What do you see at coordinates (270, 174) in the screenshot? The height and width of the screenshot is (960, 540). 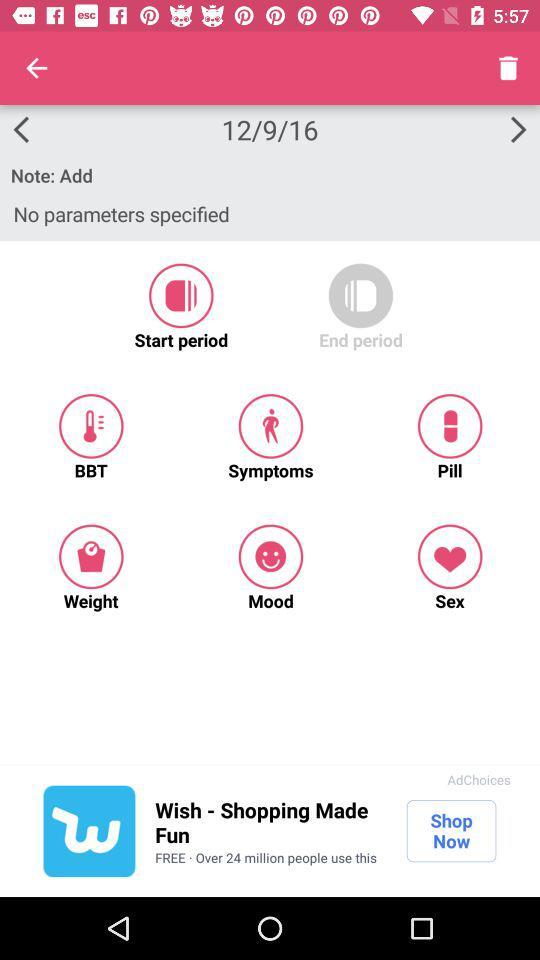 I see `the note: add icon` at bounding box center [270, 174].